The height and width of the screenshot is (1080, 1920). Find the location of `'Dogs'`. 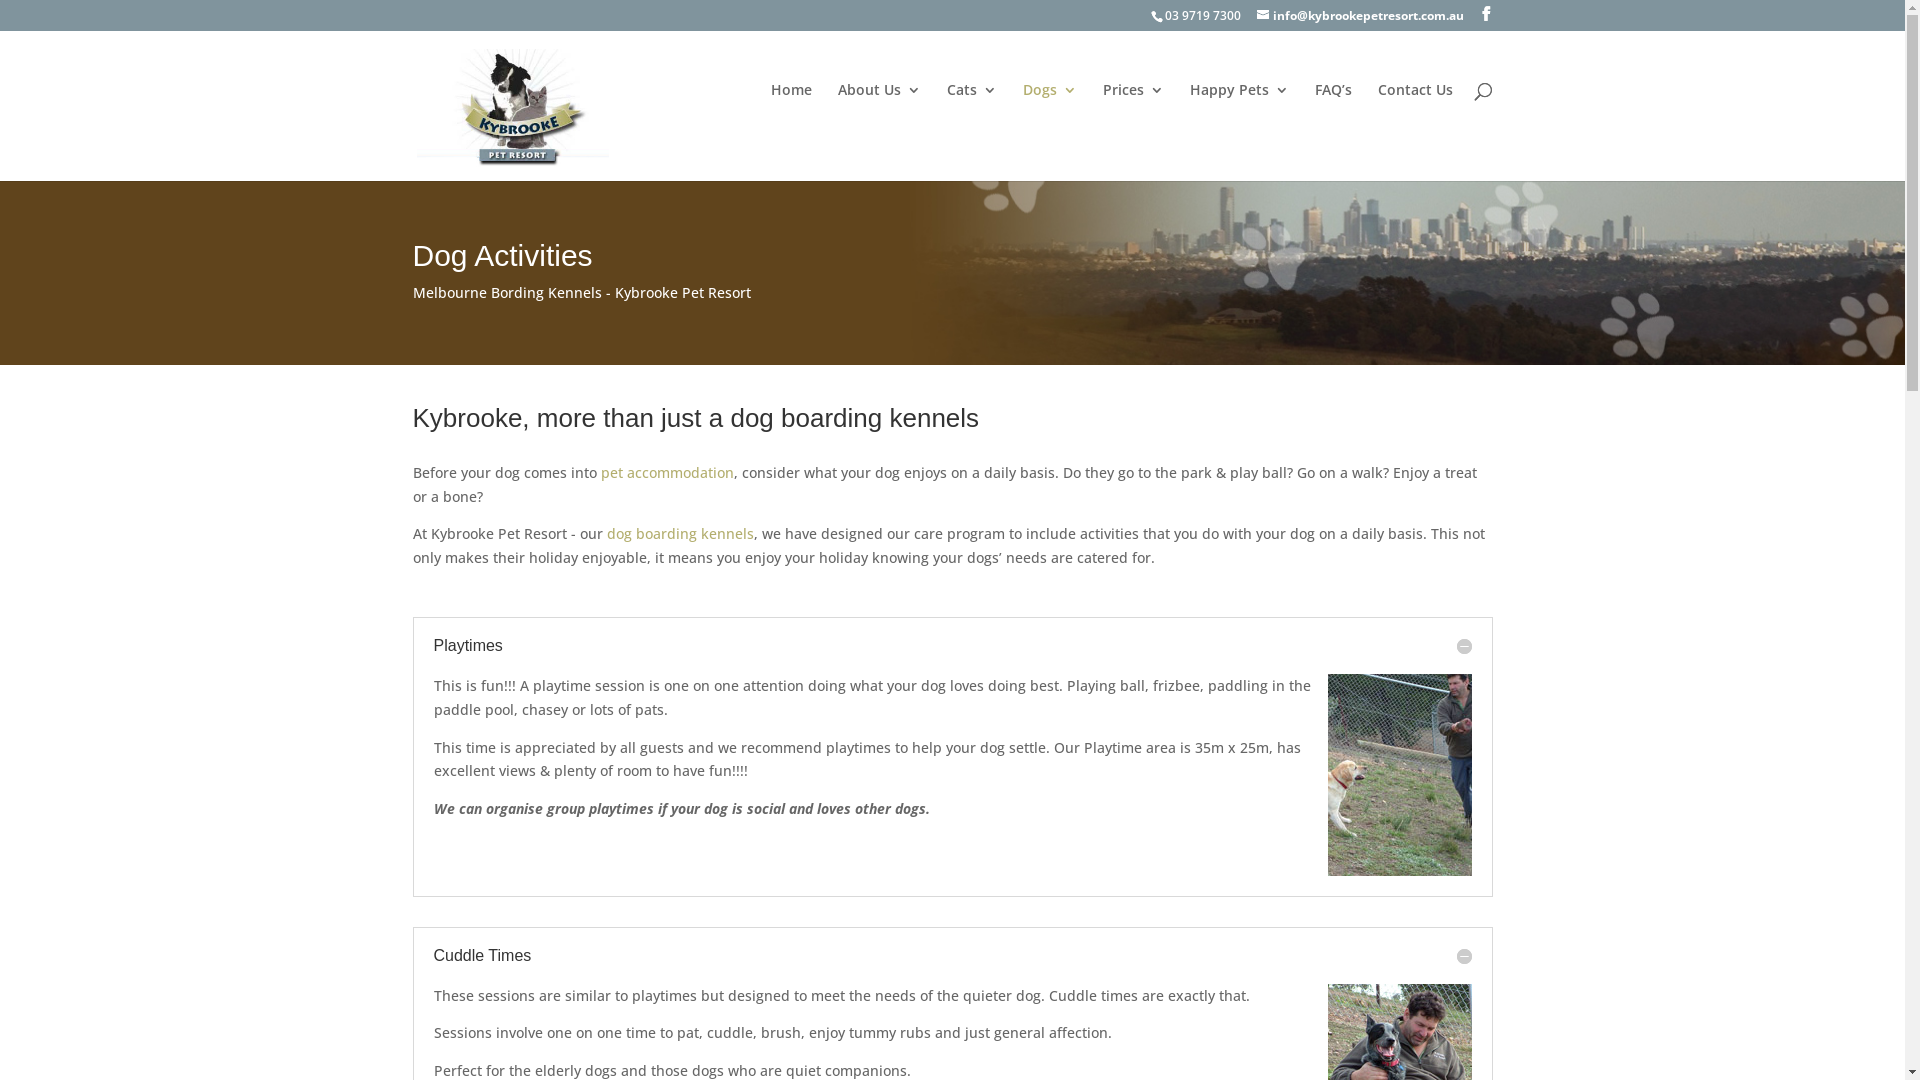

'Dogs' is located at coordinates (1048, 115).